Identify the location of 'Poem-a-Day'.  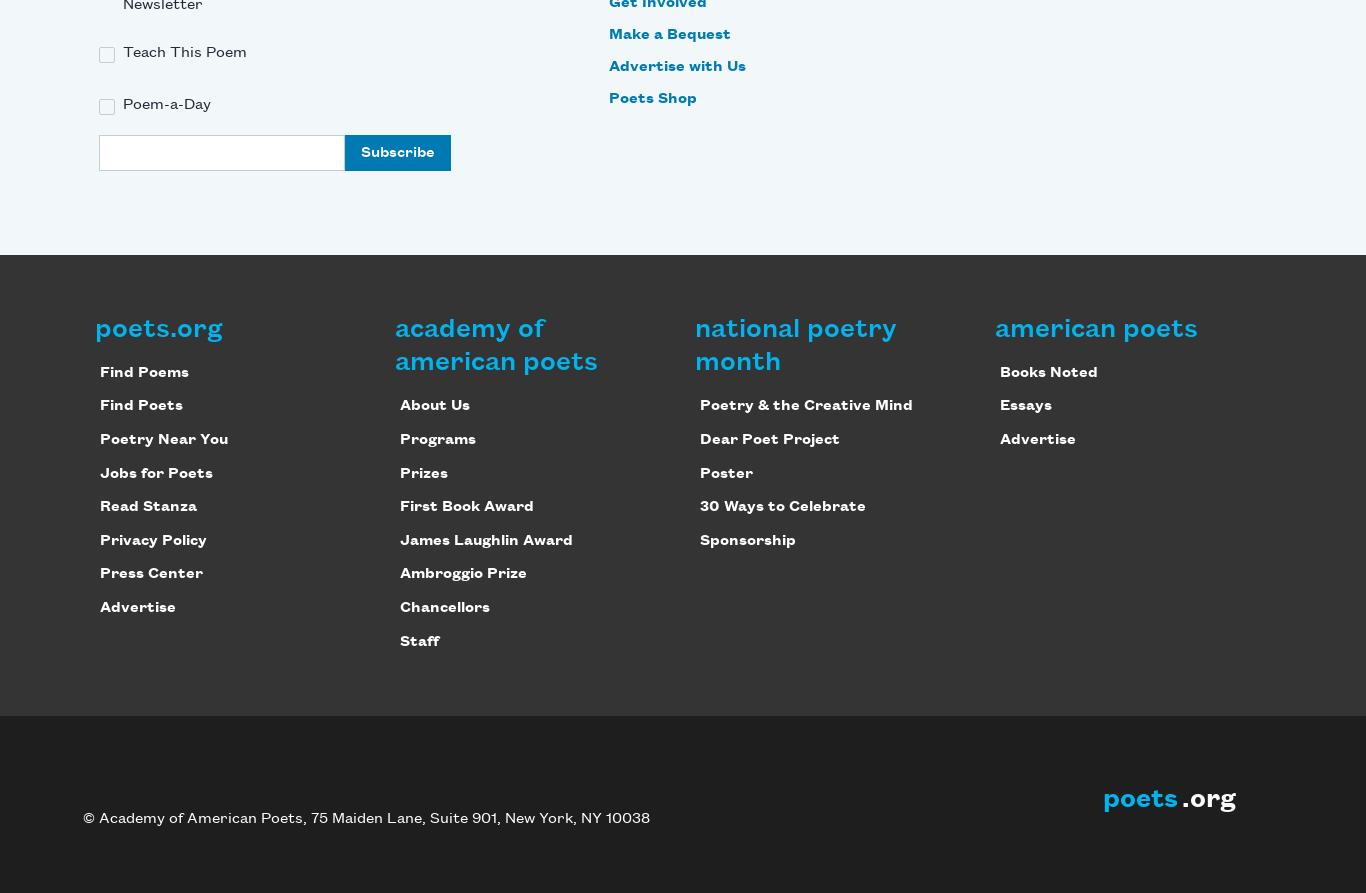
(166, 105).